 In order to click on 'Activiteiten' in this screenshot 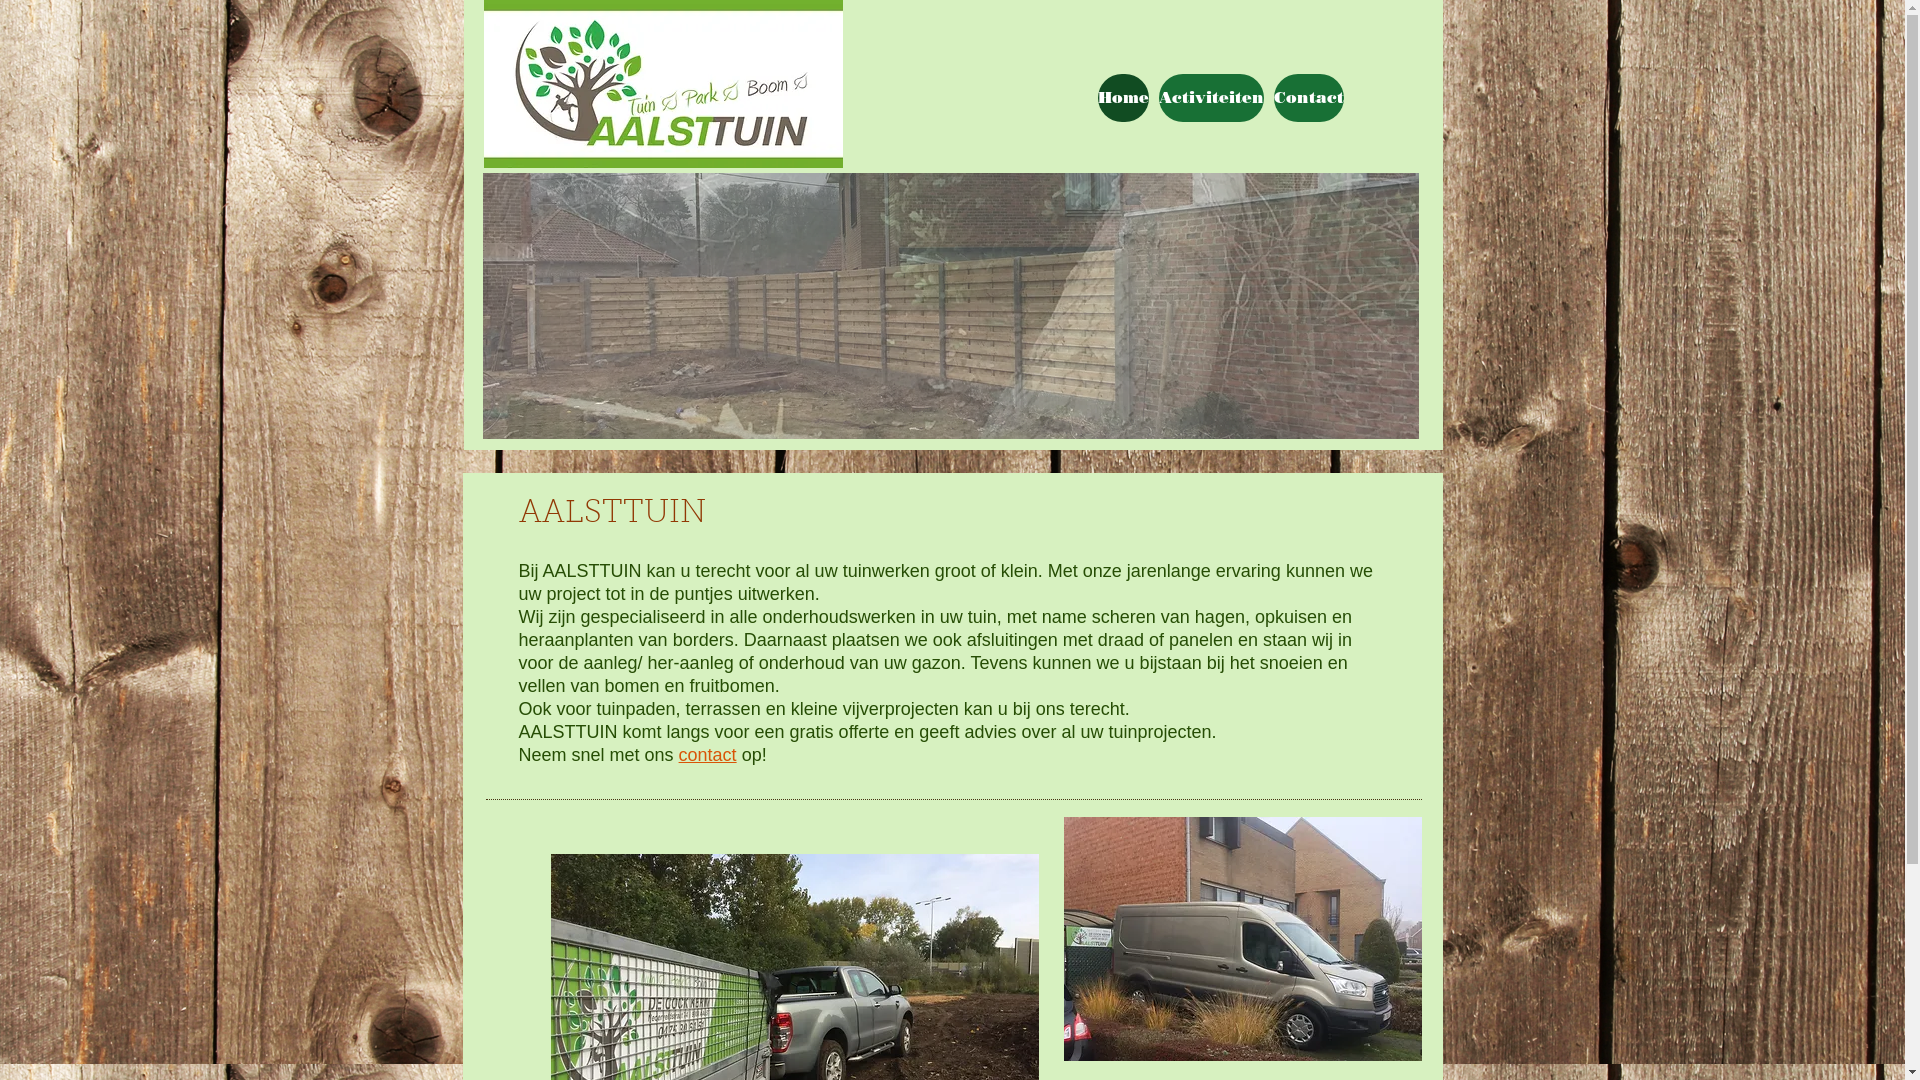, I will do `click(1209, 97)`.